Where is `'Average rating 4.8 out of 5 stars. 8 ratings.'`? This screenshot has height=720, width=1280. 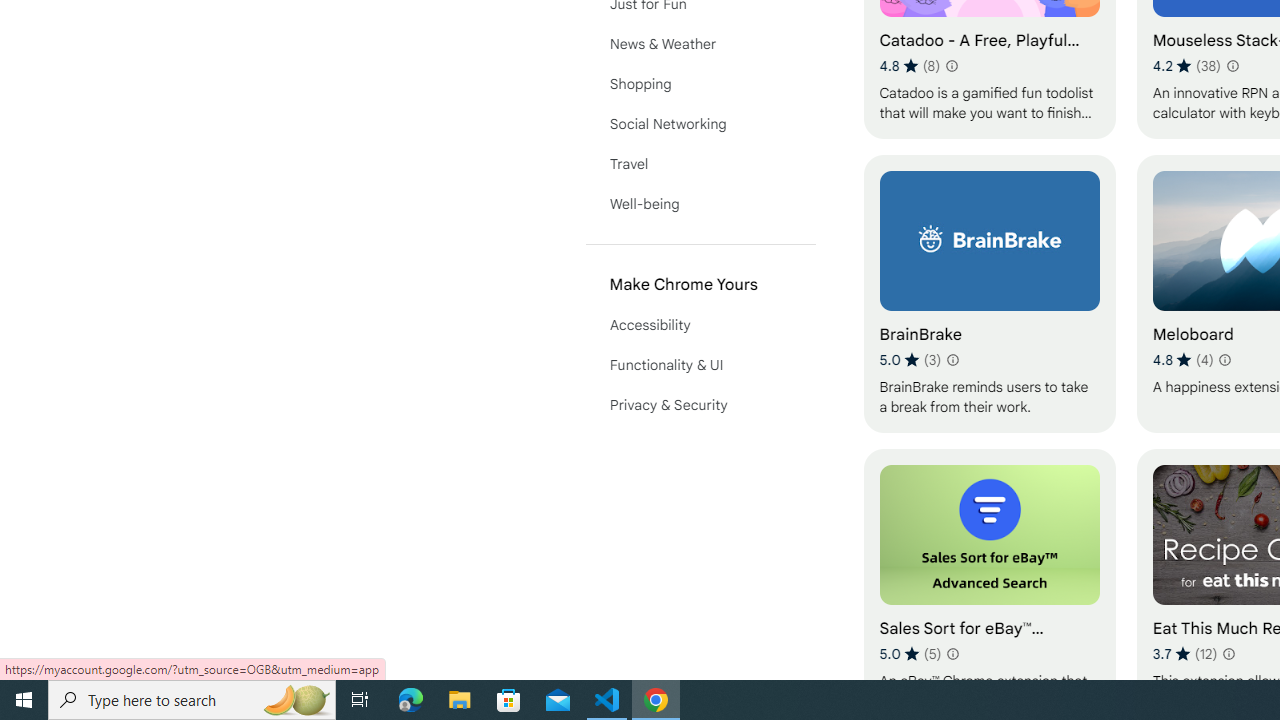
'Average rating 4.8 out of 5 stars. 8 ratings.' is located at coordinates (909, 65).